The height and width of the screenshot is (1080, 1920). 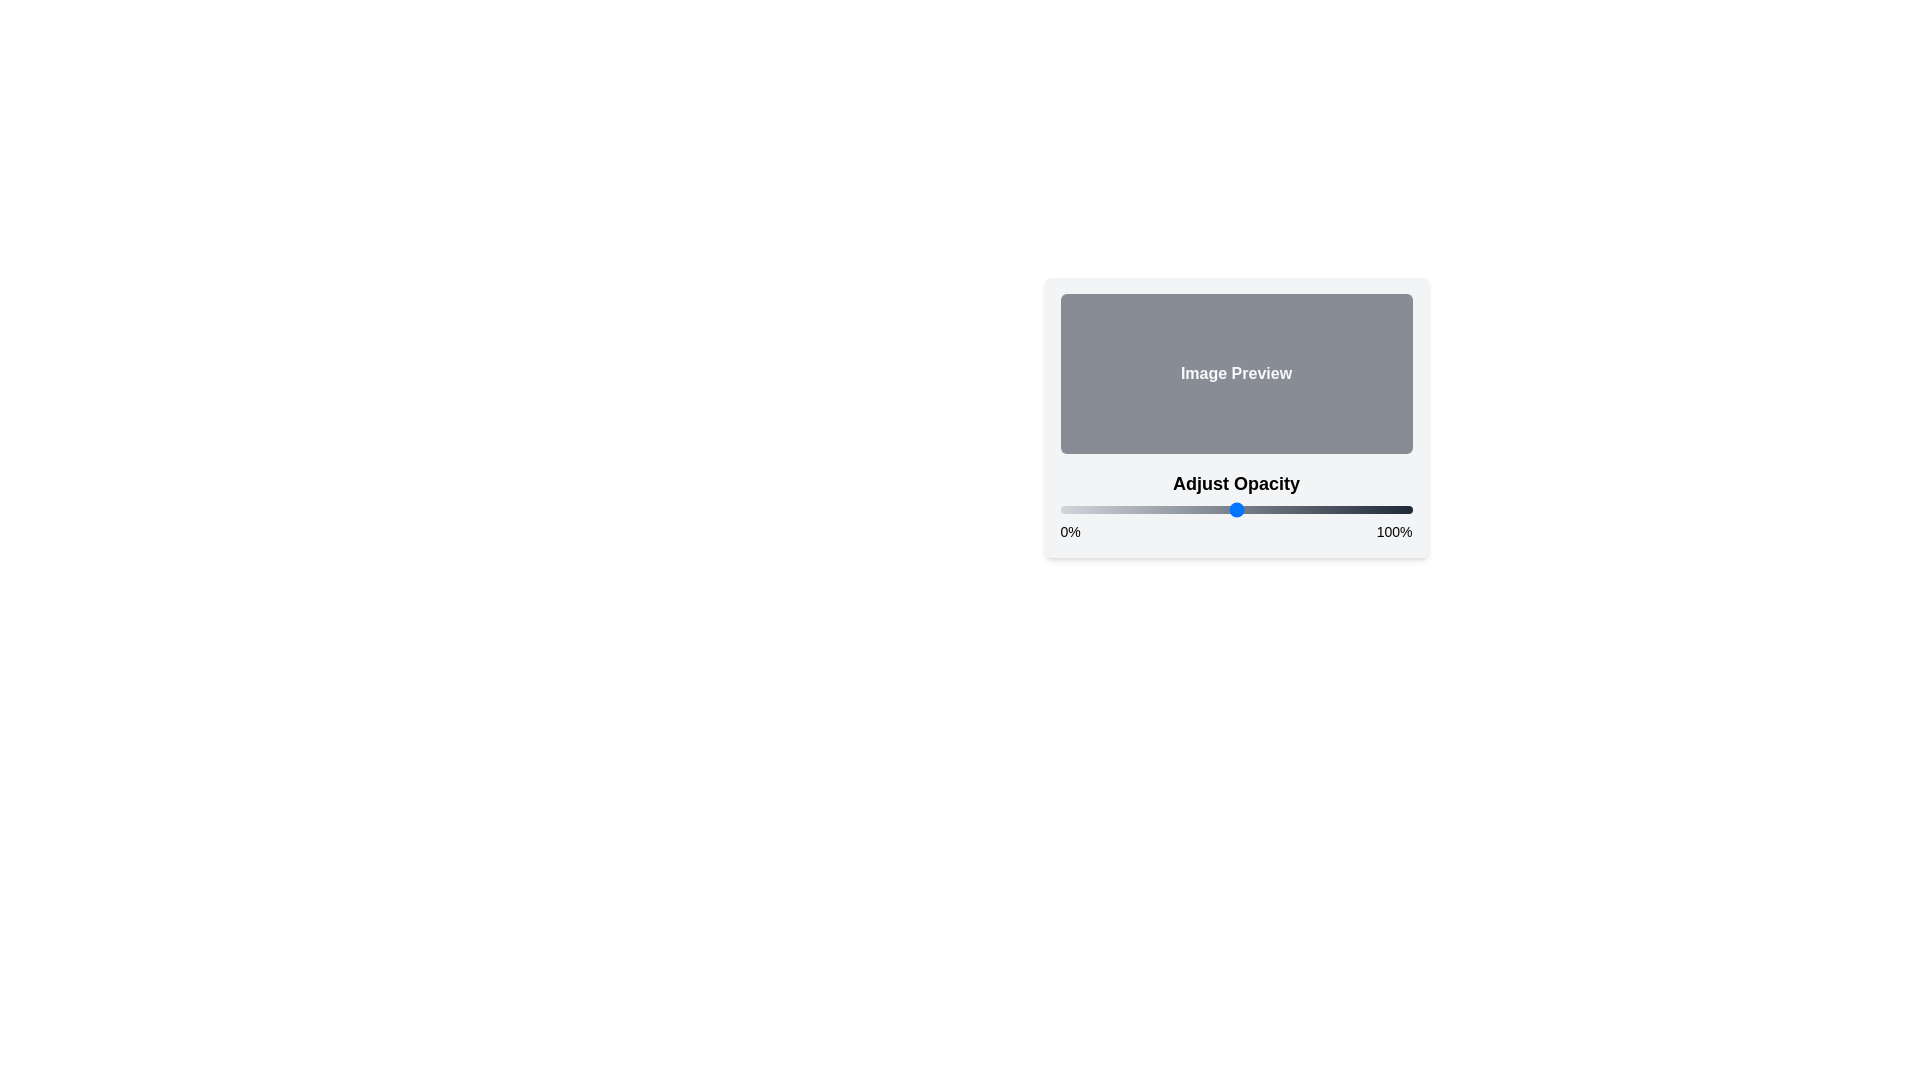 I want to click on slider value, so click(x=1246, y=508).